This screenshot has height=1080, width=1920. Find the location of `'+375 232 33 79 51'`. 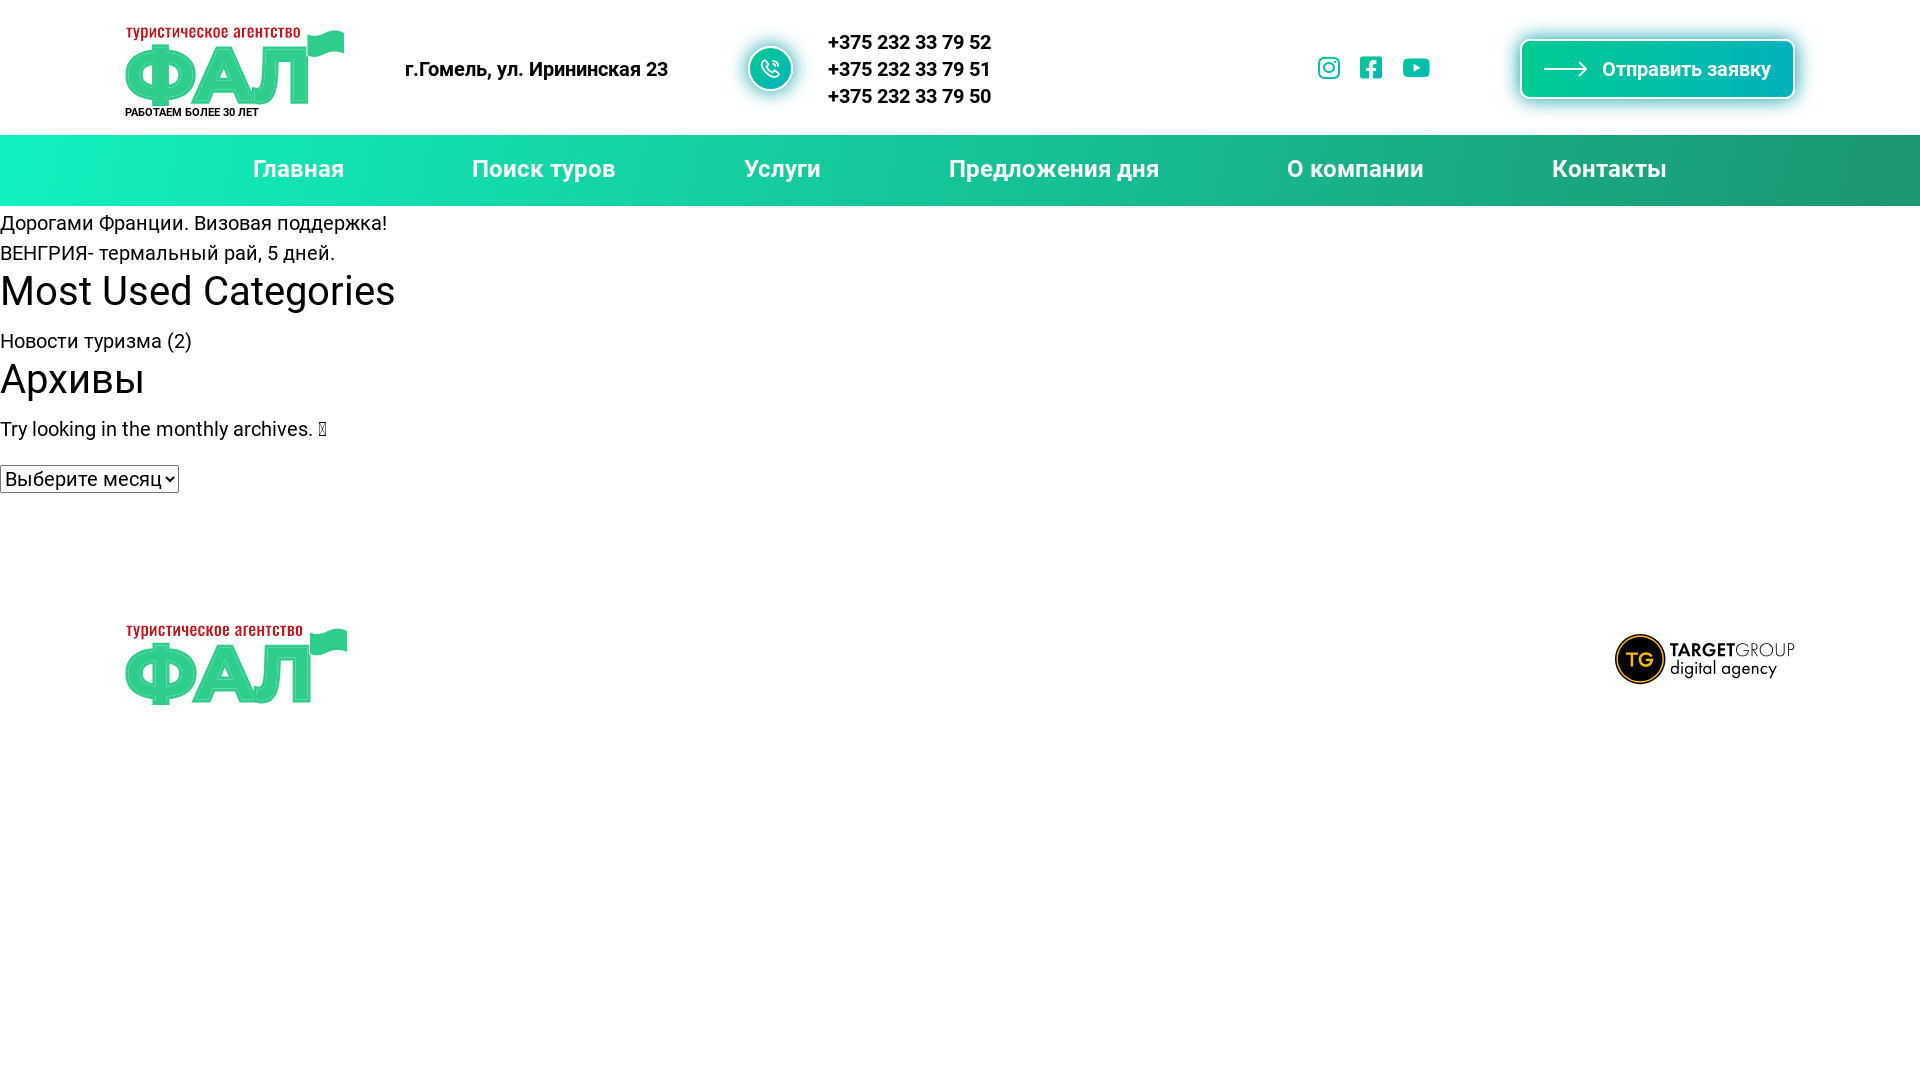

'+375 232 33 79 51' is located at coordinates (908, 68).